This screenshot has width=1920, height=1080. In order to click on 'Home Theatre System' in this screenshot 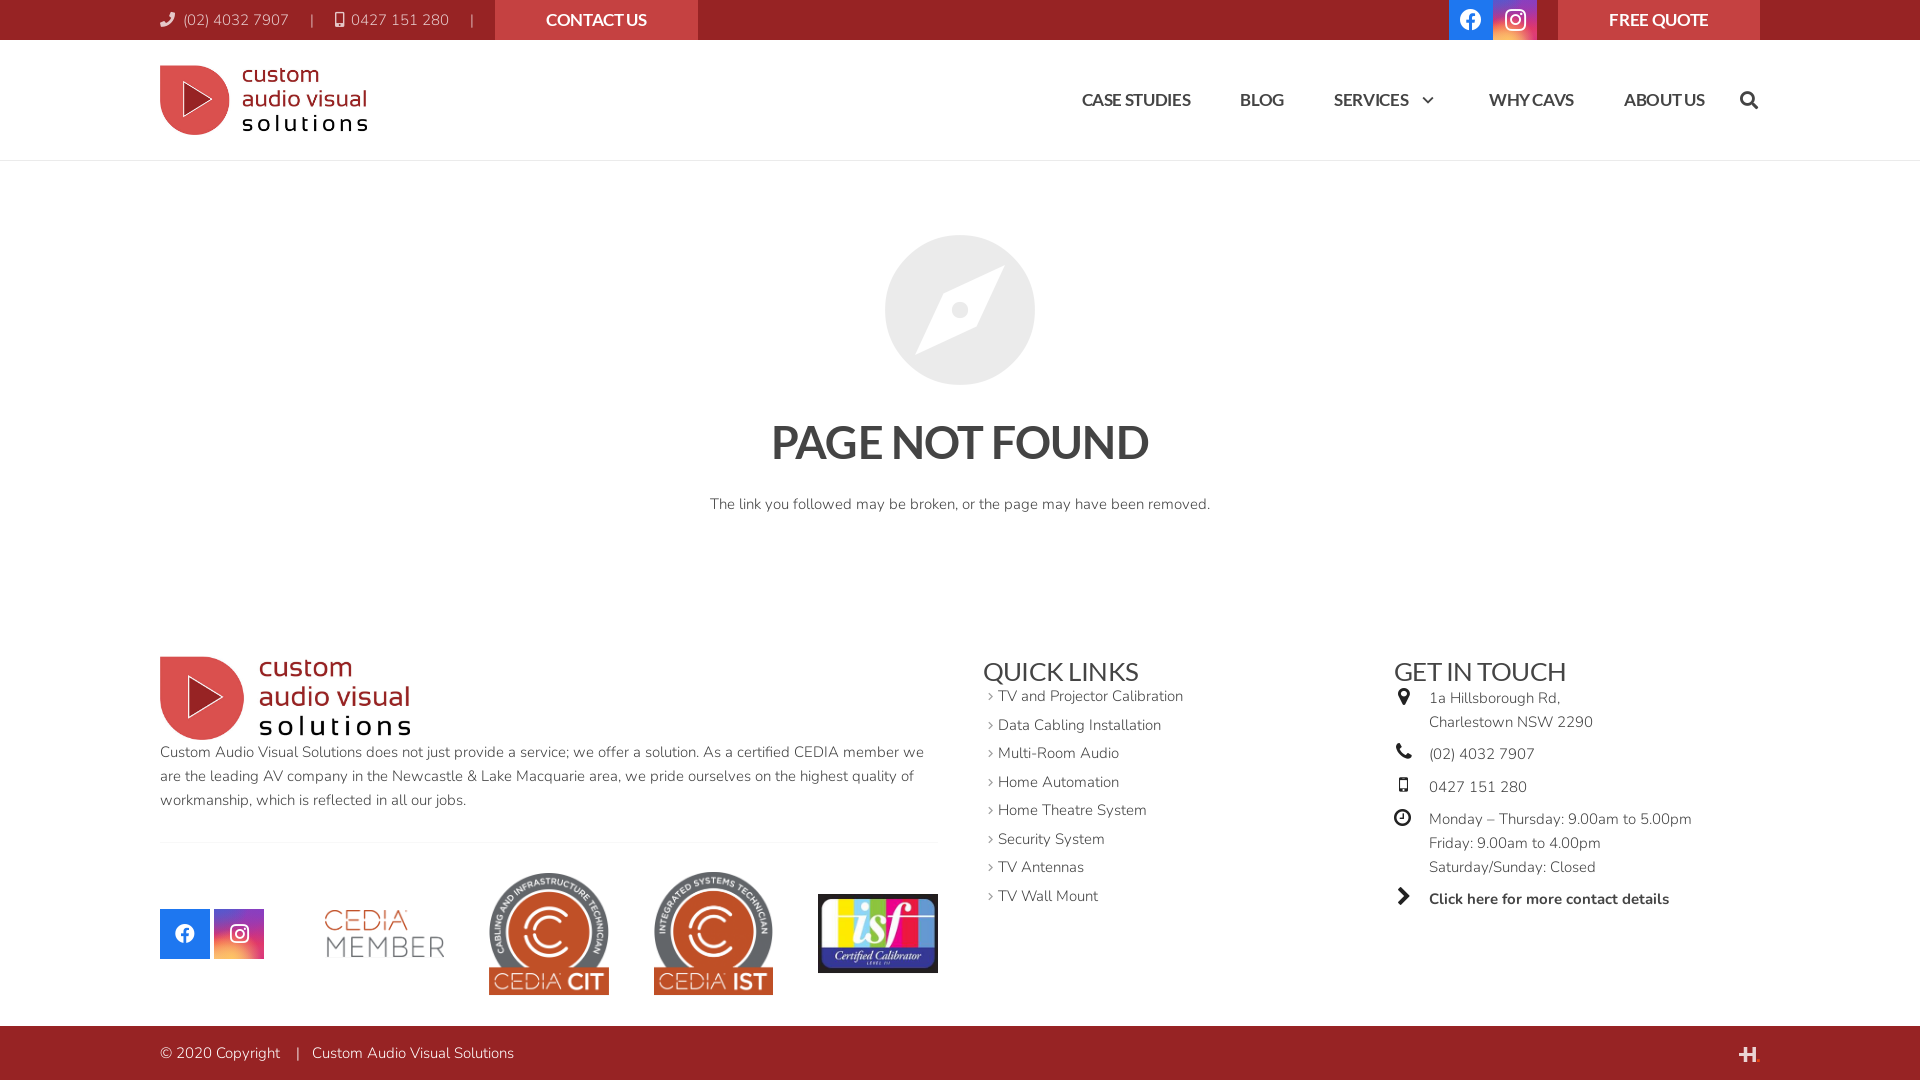, I will do `click(1071, 810)`.